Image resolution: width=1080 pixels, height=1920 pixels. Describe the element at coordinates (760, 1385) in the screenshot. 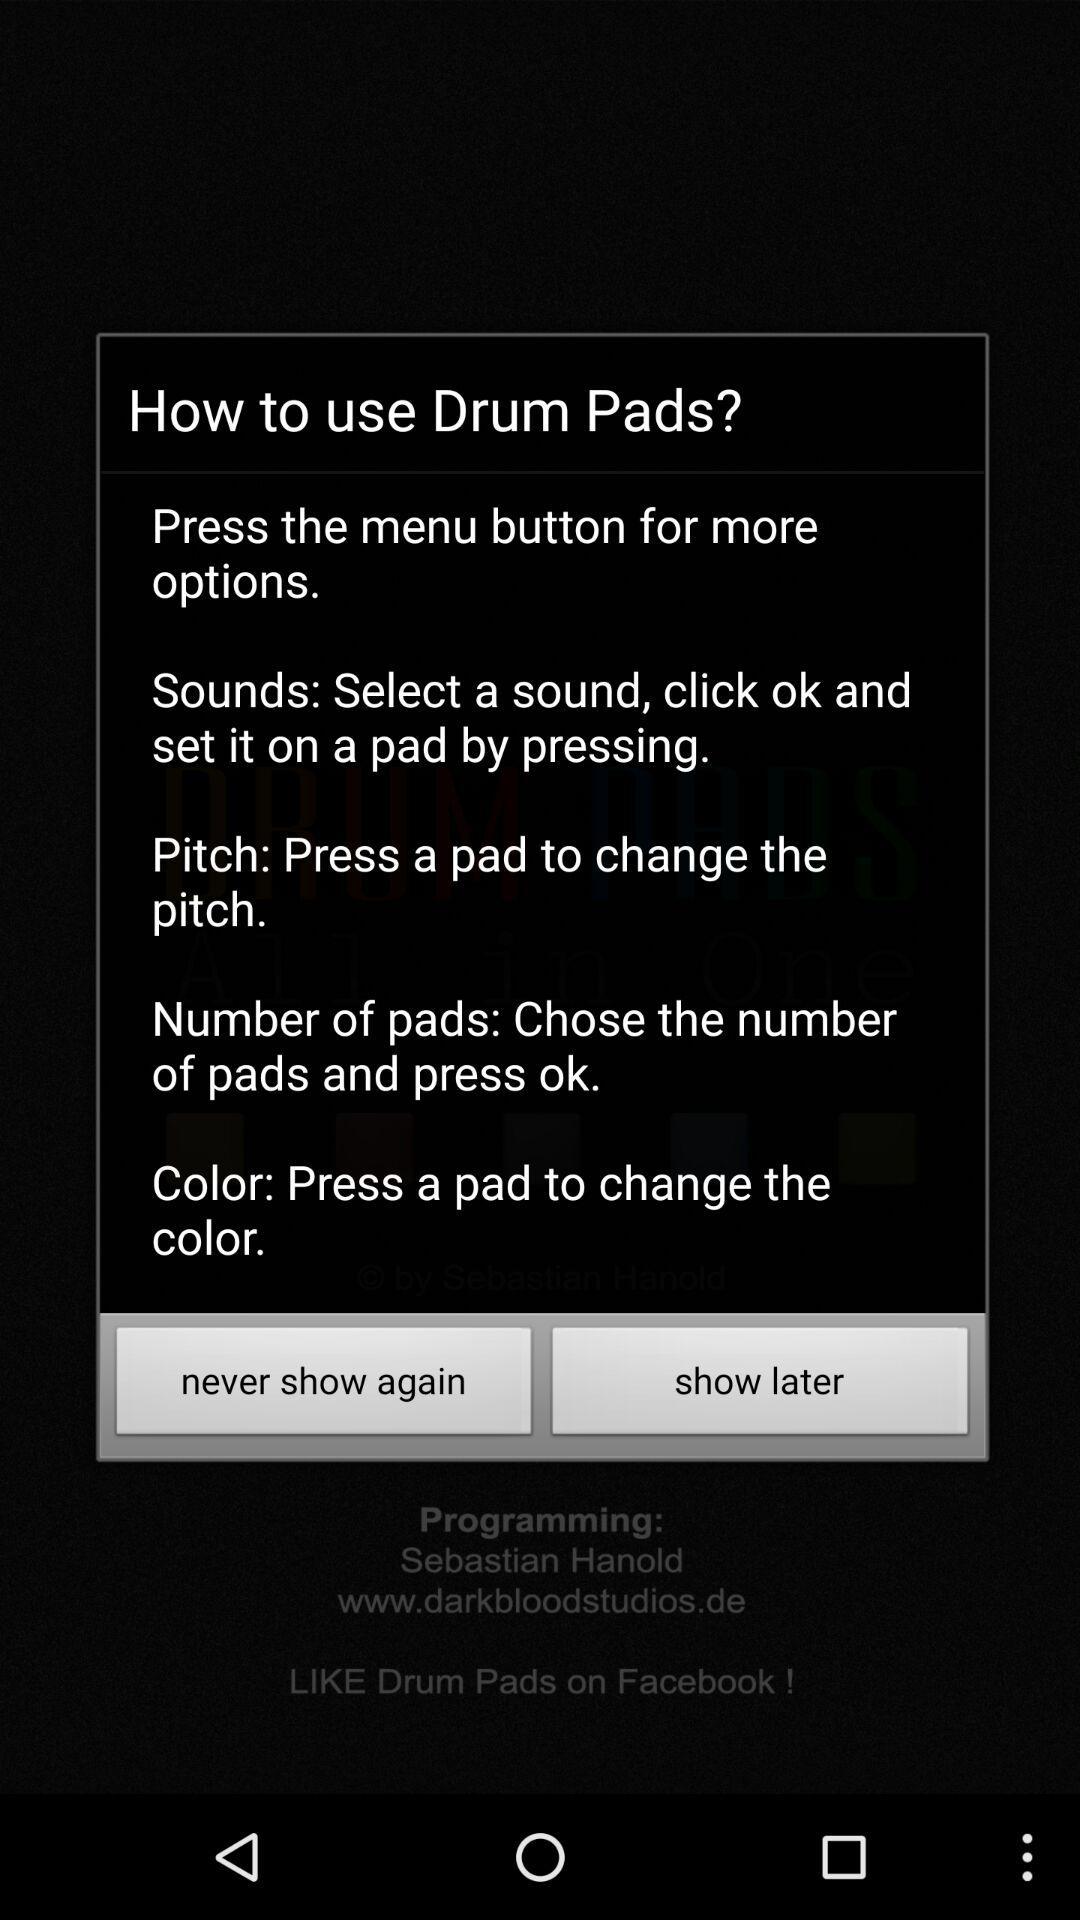

I see `item to the right of the never show again icon` at that location.